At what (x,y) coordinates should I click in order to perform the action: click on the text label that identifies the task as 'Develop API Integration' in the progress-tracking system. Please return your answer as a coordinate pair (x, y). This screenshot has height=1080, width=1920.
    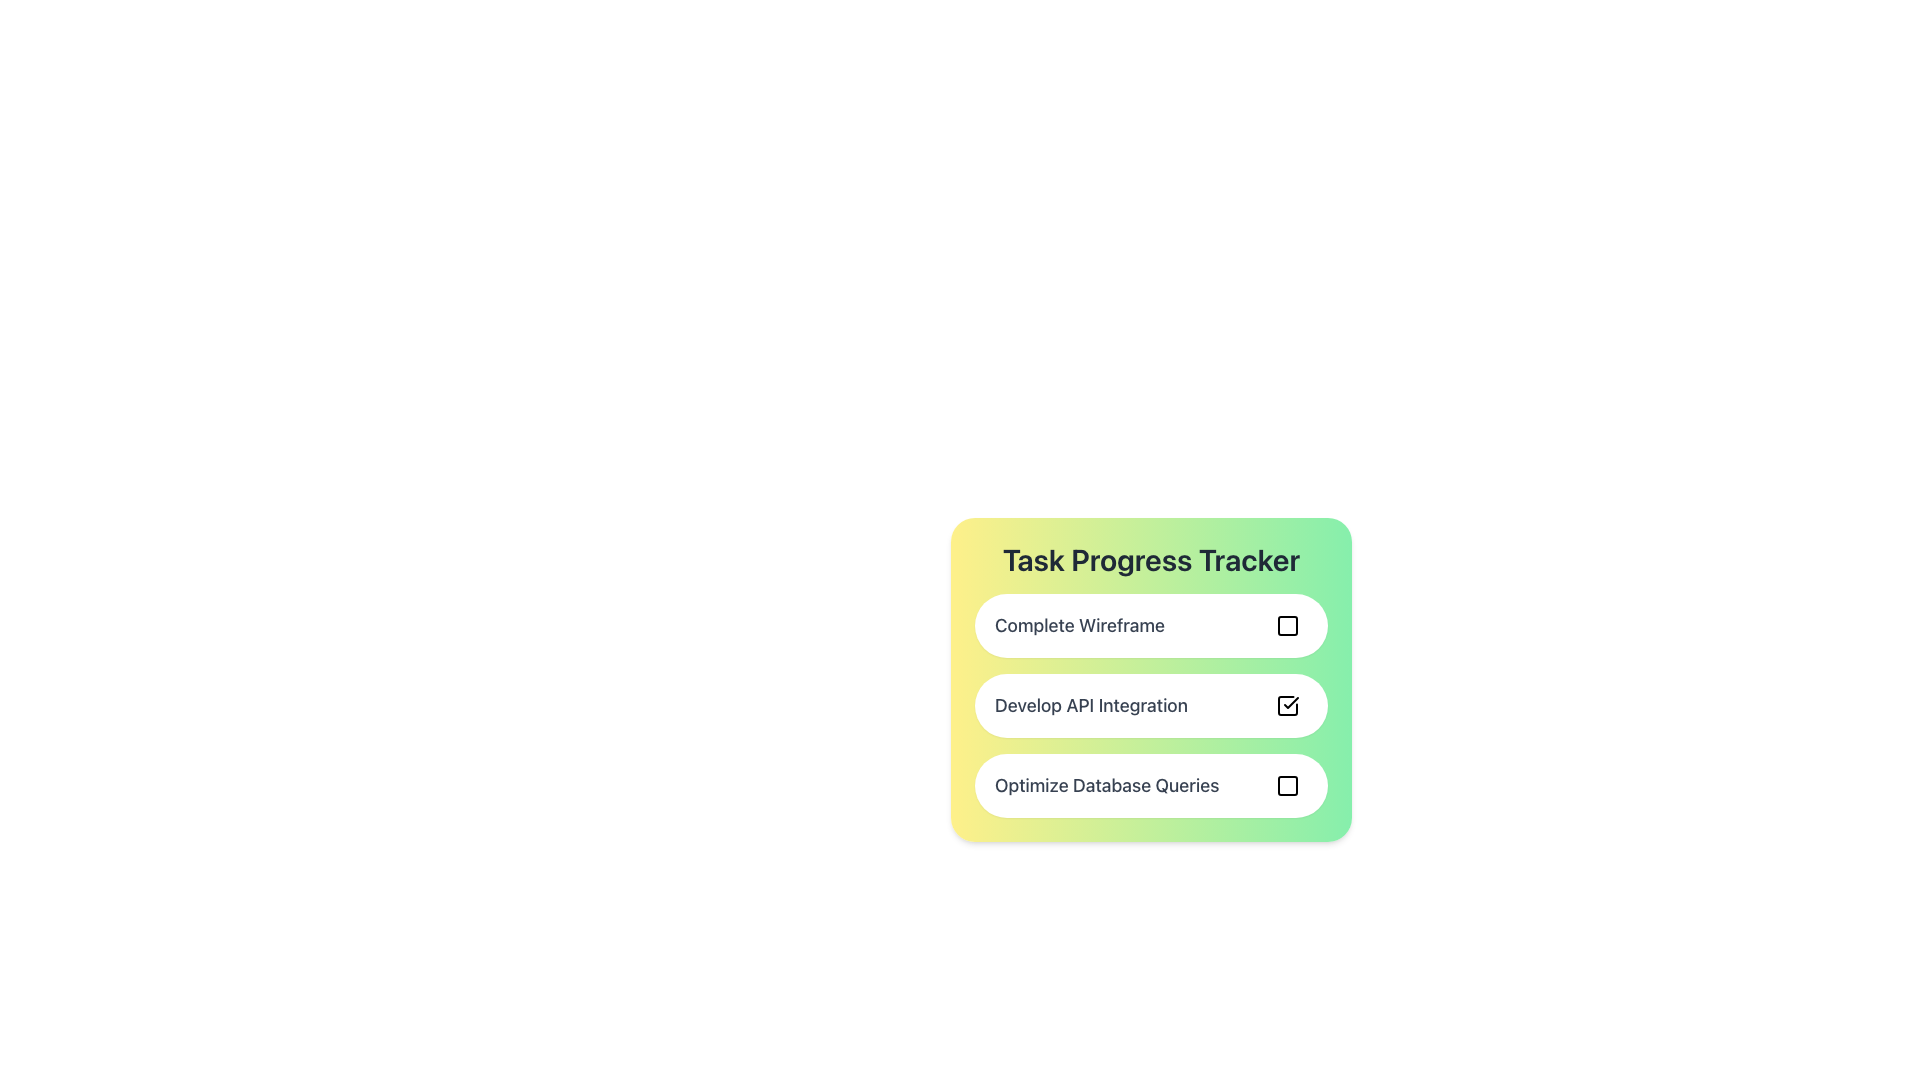
    Looking at the image, I should click on (1090, 704).